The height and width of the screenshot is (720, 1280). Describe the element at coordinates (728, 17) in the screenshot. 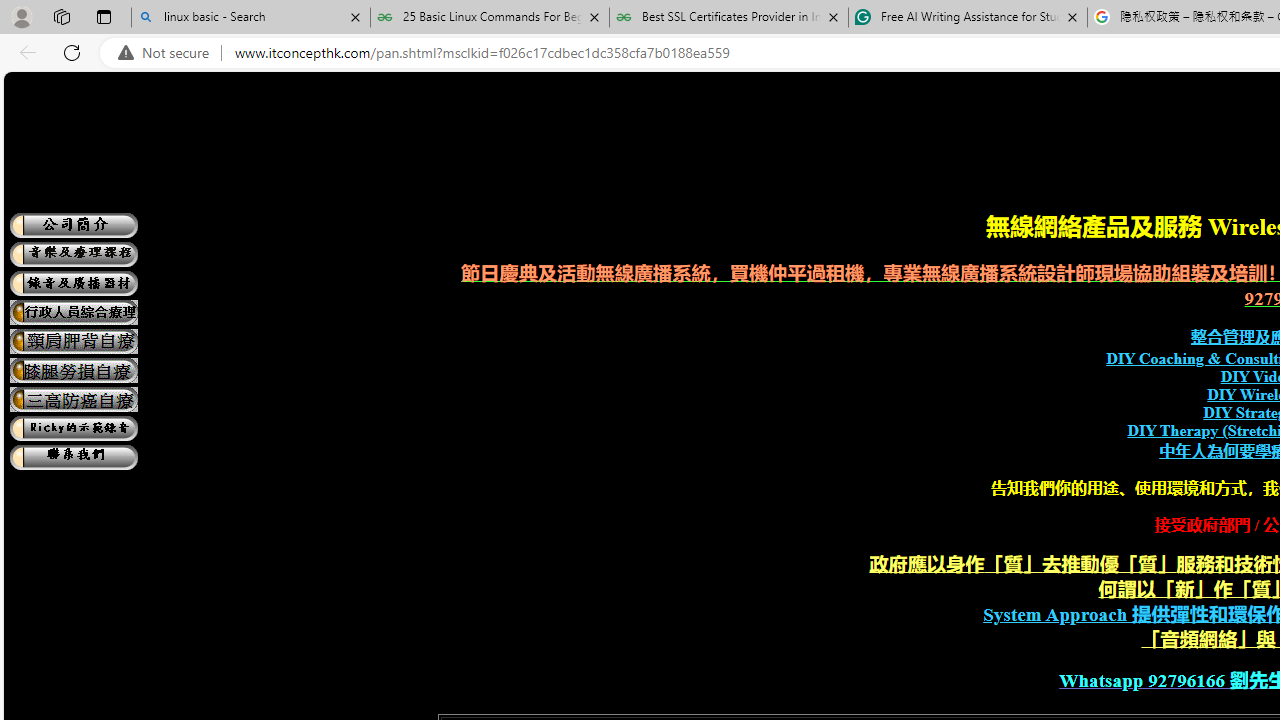

I see `'Best SSL Certificates Provider in India - GeeksforGeeks'` at that location.